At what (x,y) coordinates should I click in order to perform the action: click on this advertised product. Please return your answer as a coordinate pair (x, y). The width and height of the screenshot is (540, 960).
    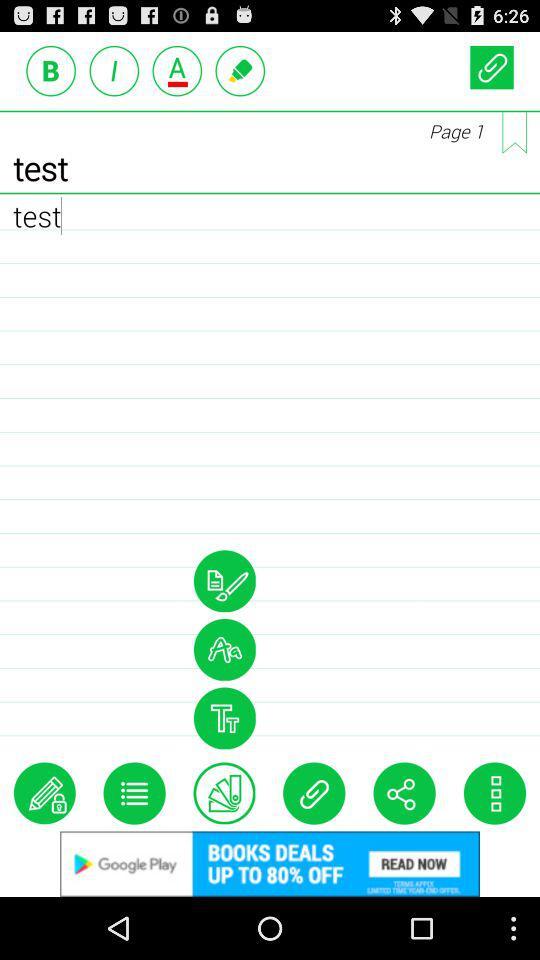
    Looking at the image, I should click on (270, 863).